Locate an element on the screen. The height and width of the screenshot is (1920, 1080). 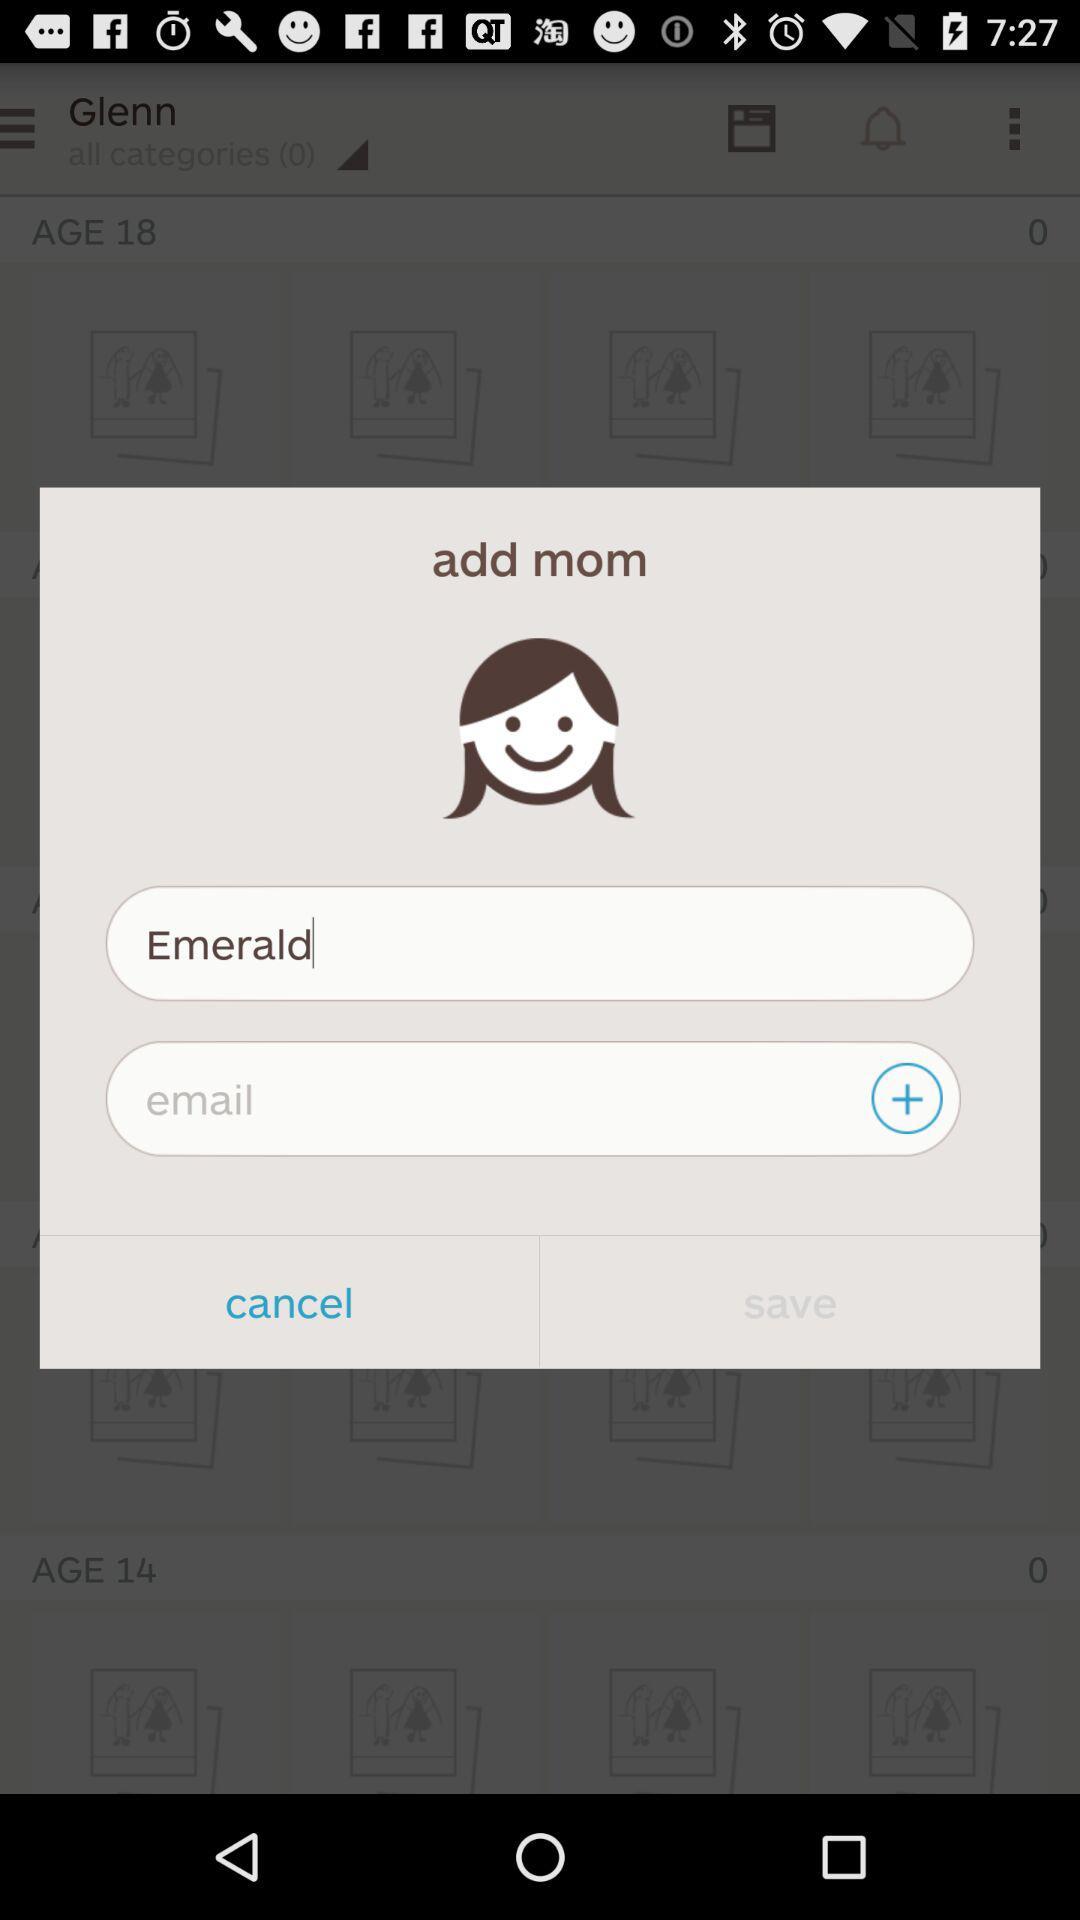
the item at the bottom right corner is located at coordinates (789, 1301).